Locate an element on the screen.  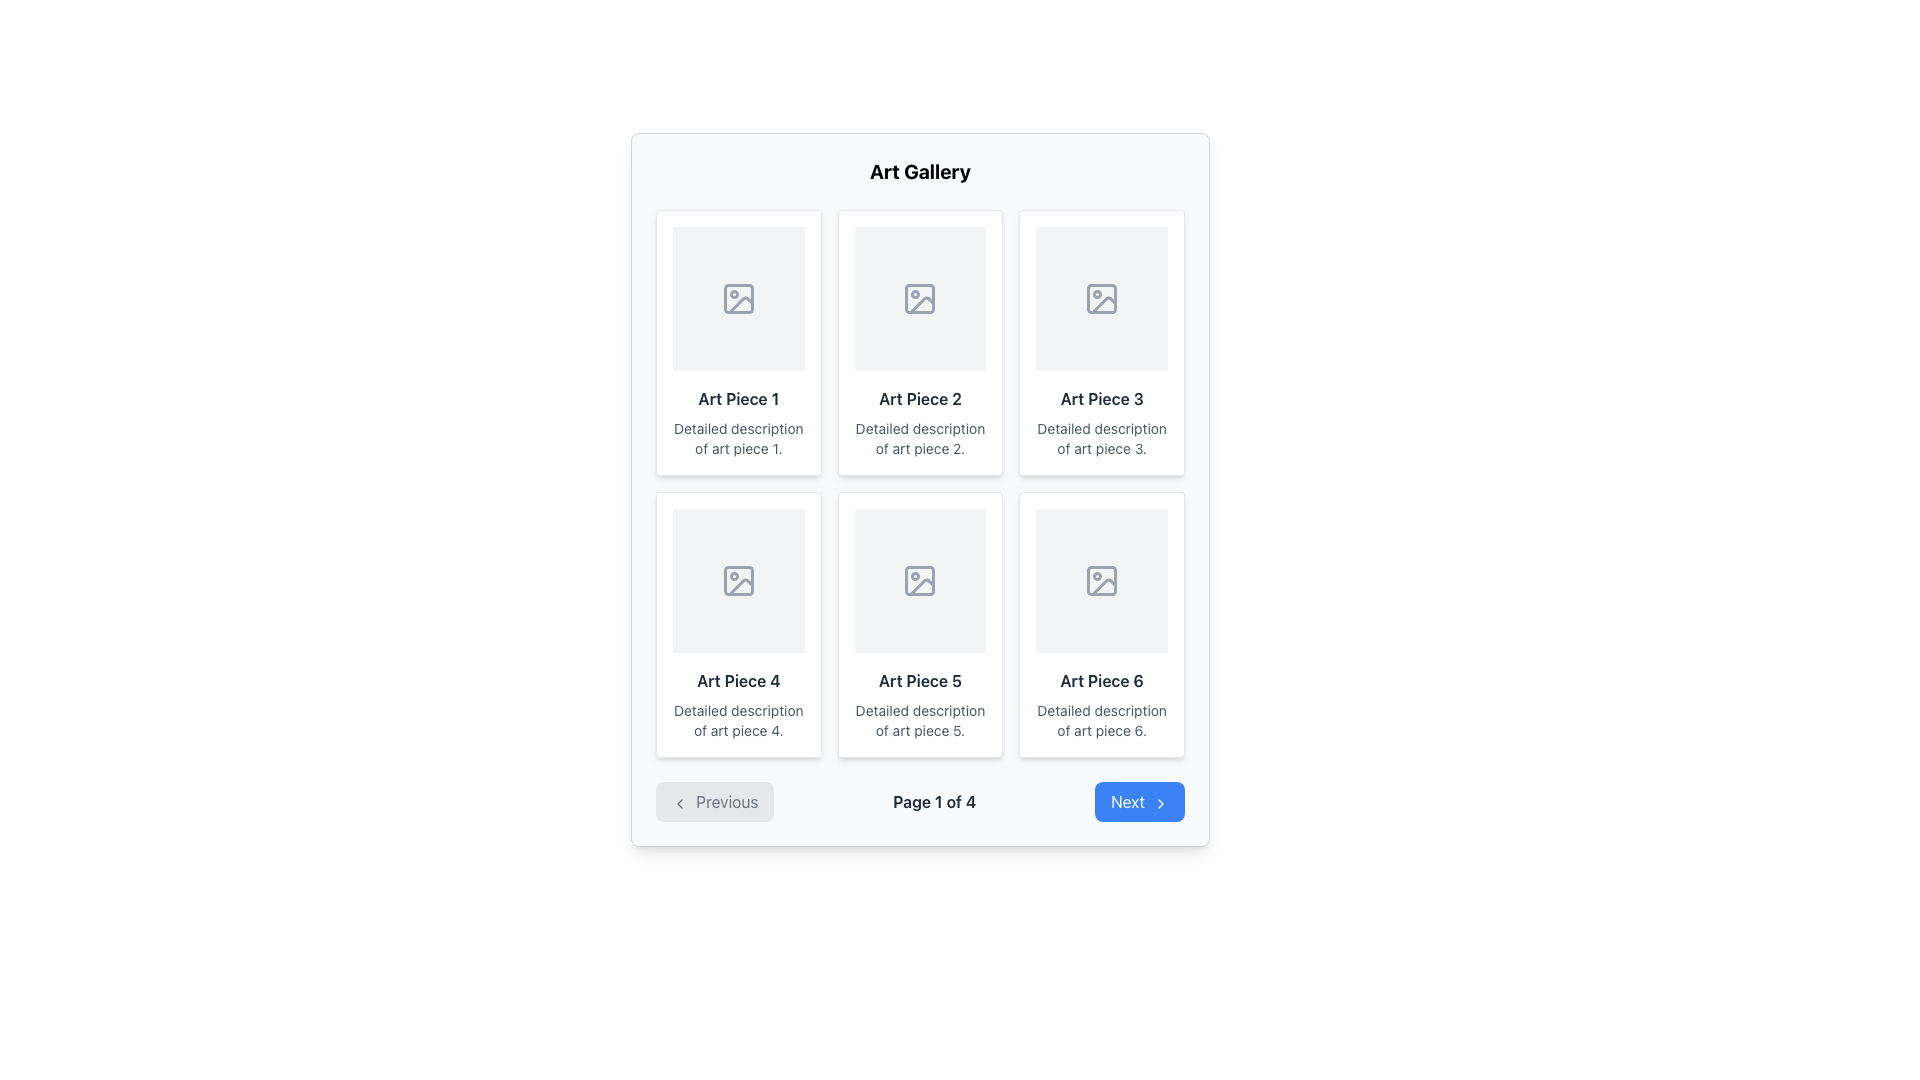
the graphical shape located in the bottom-right cell of the sixth panel in the grid layout is located at coordinates (1101, 581).